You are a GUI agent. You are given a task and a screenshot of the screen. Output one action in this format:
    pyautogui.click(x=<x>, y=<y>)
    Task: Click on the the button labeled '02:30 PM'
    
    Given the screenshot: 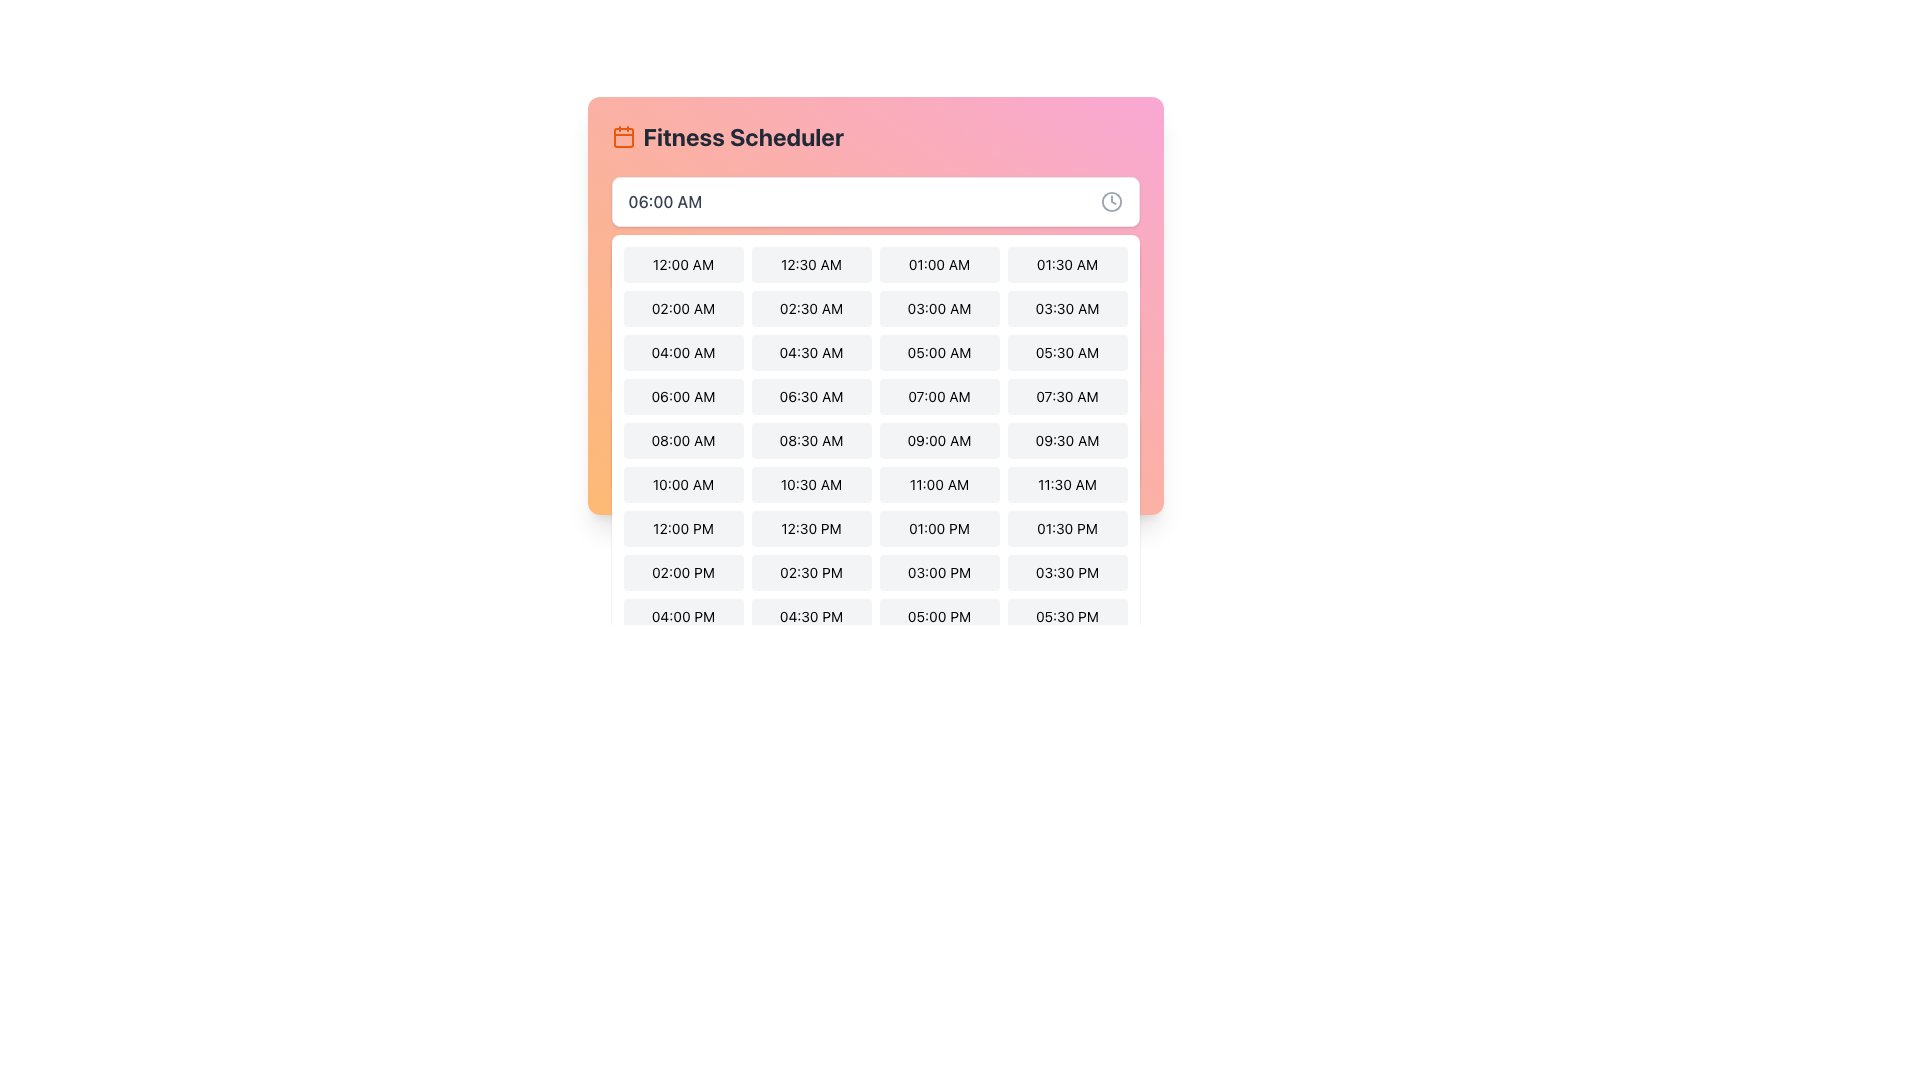 What is the action you would take?
    pyautogui.click(x=811, y=573)
    